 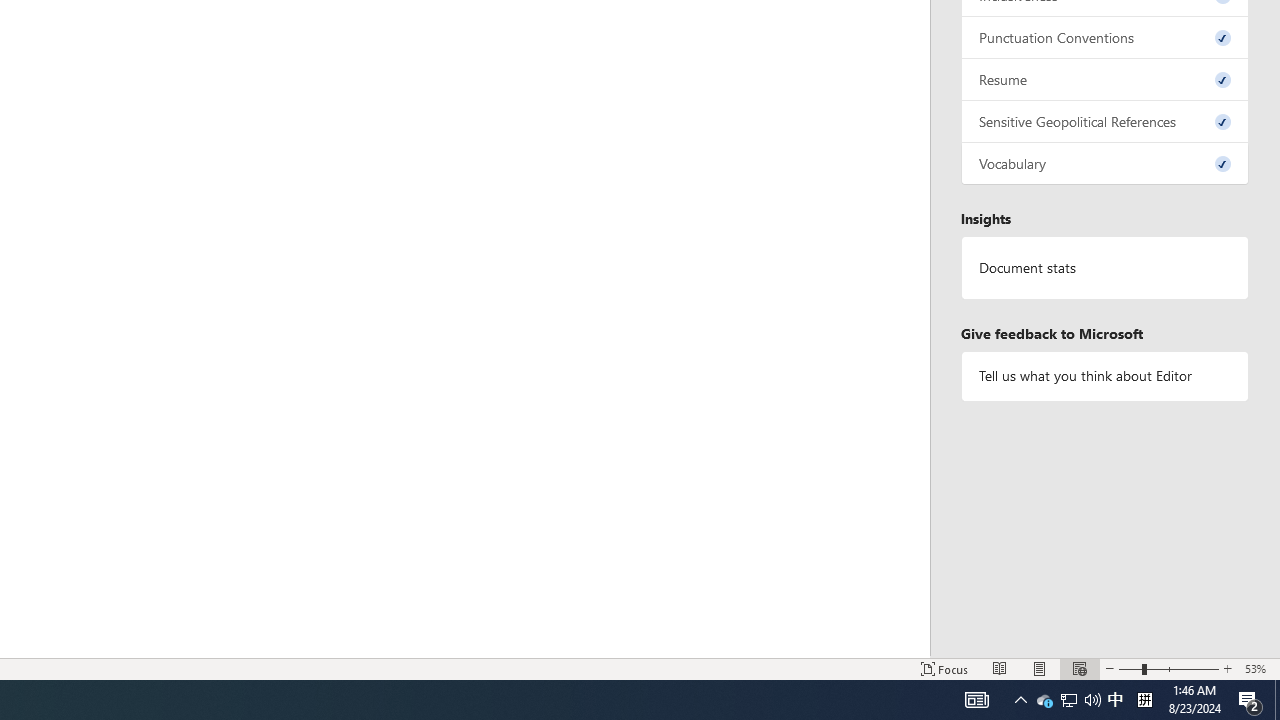 I want to click on 'Resume, 0 issues. Press space or enter to review items.', so click(x=1104, y=78).